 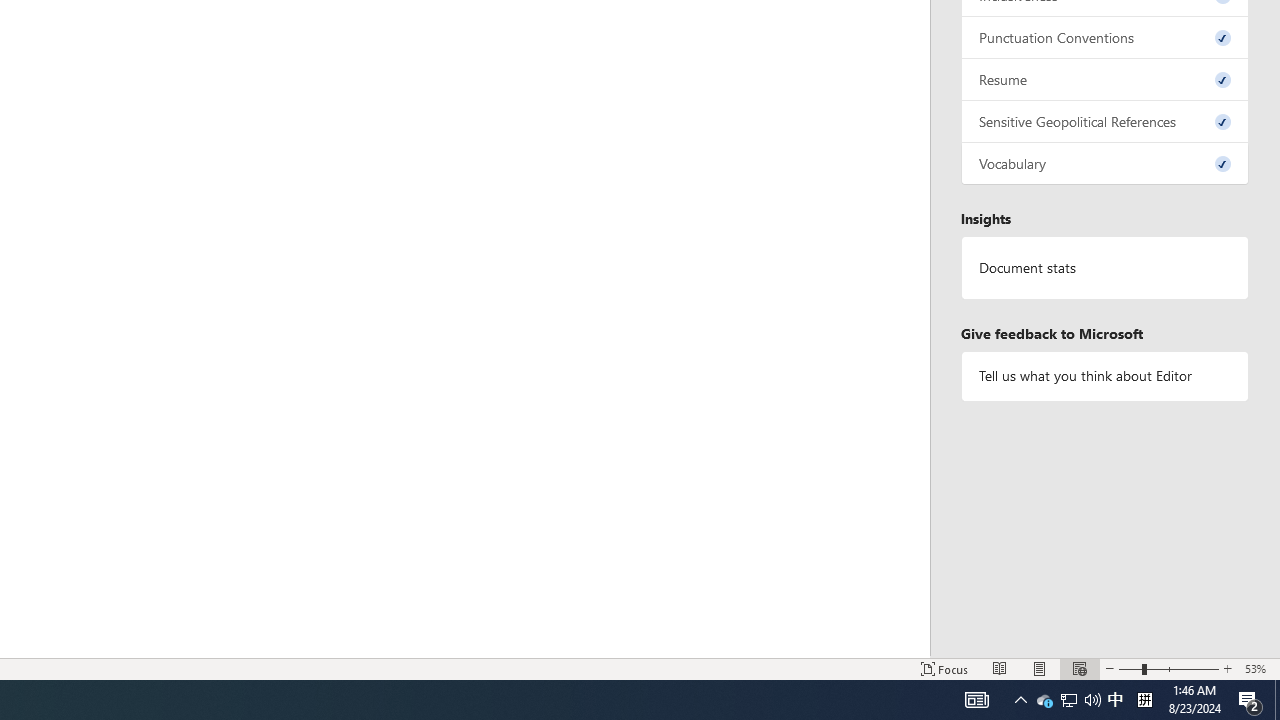 I want to click on 'Resume, 0 issues. Press space or enter to review items.', so click(x=1104, y=78).